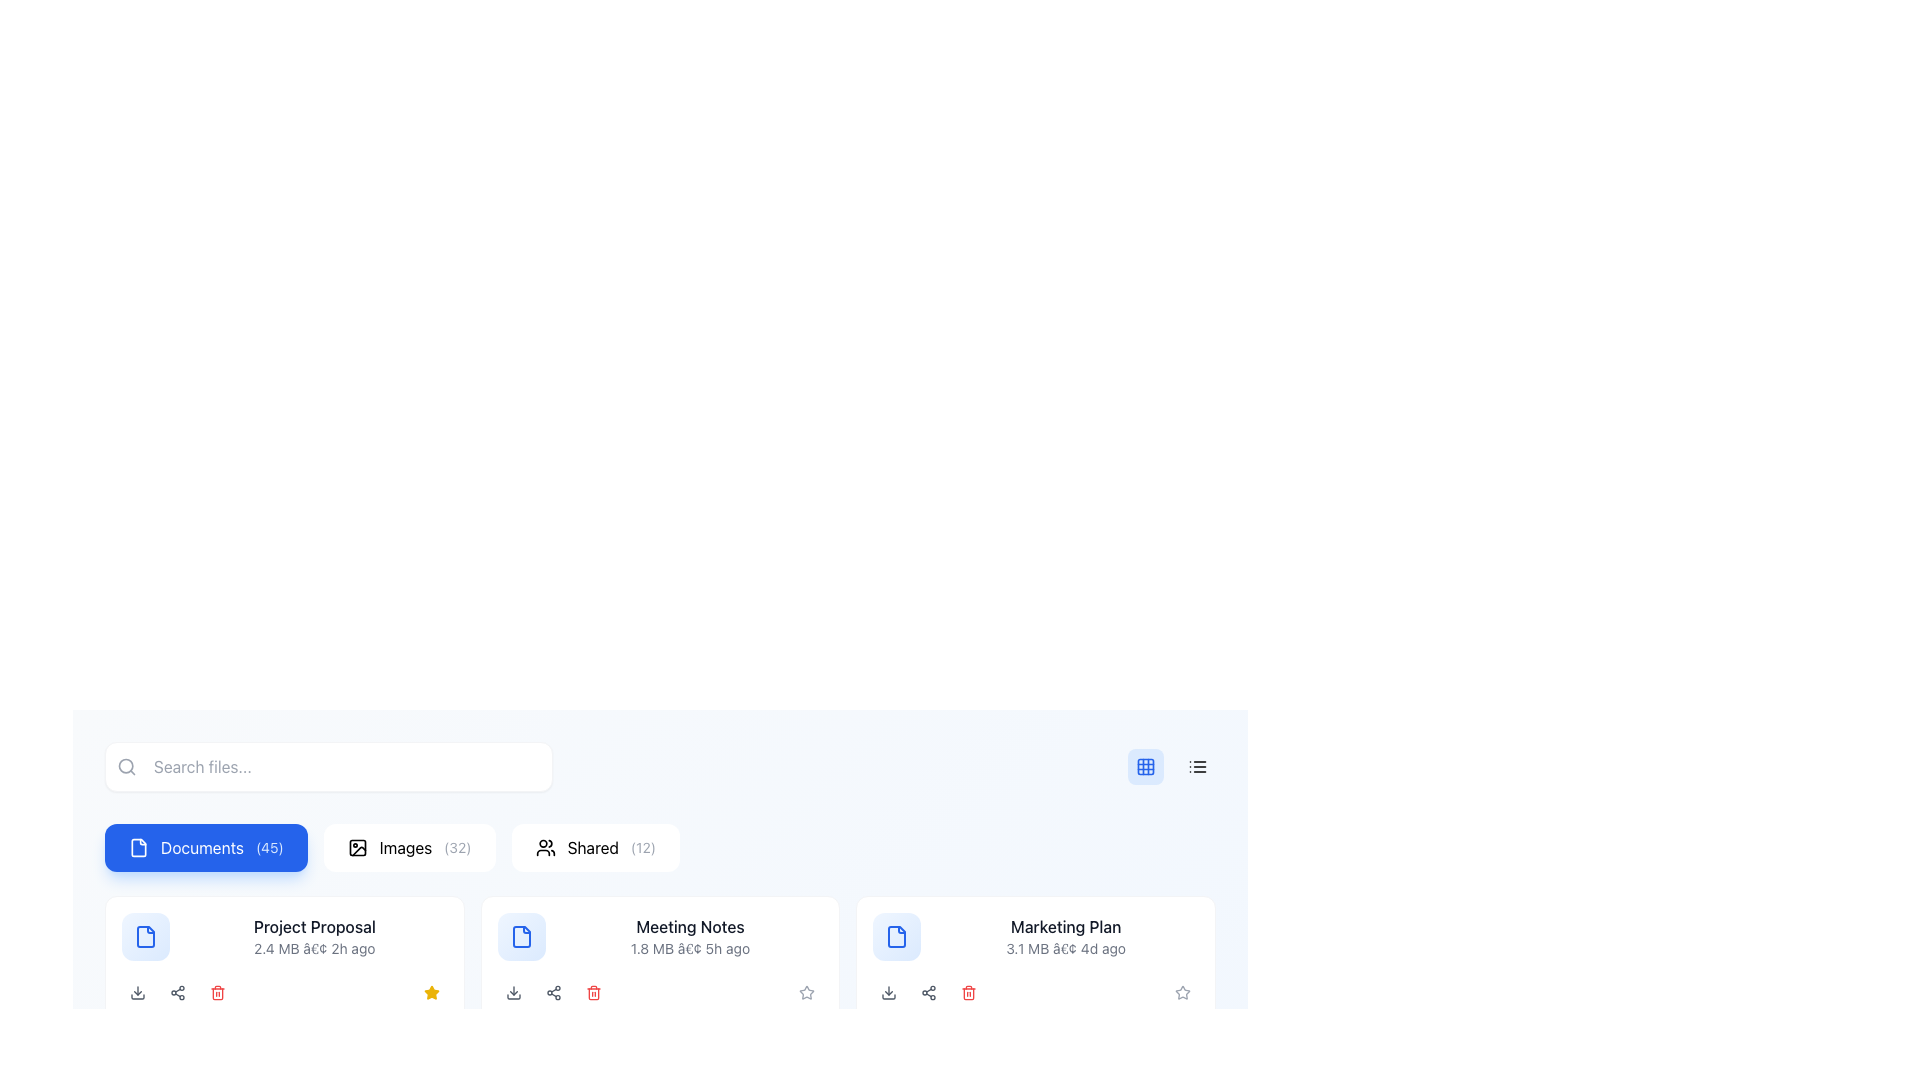 Image resolution: width=1920 pixels, height=1080 pixels. What do you see at coordinates (928, 992) in the screenshot?
I see `the 'Share' button located between the 'Download' and 'Delete' icons below the 'Marketing Plan' file entry` at bounding box center [928, 992].